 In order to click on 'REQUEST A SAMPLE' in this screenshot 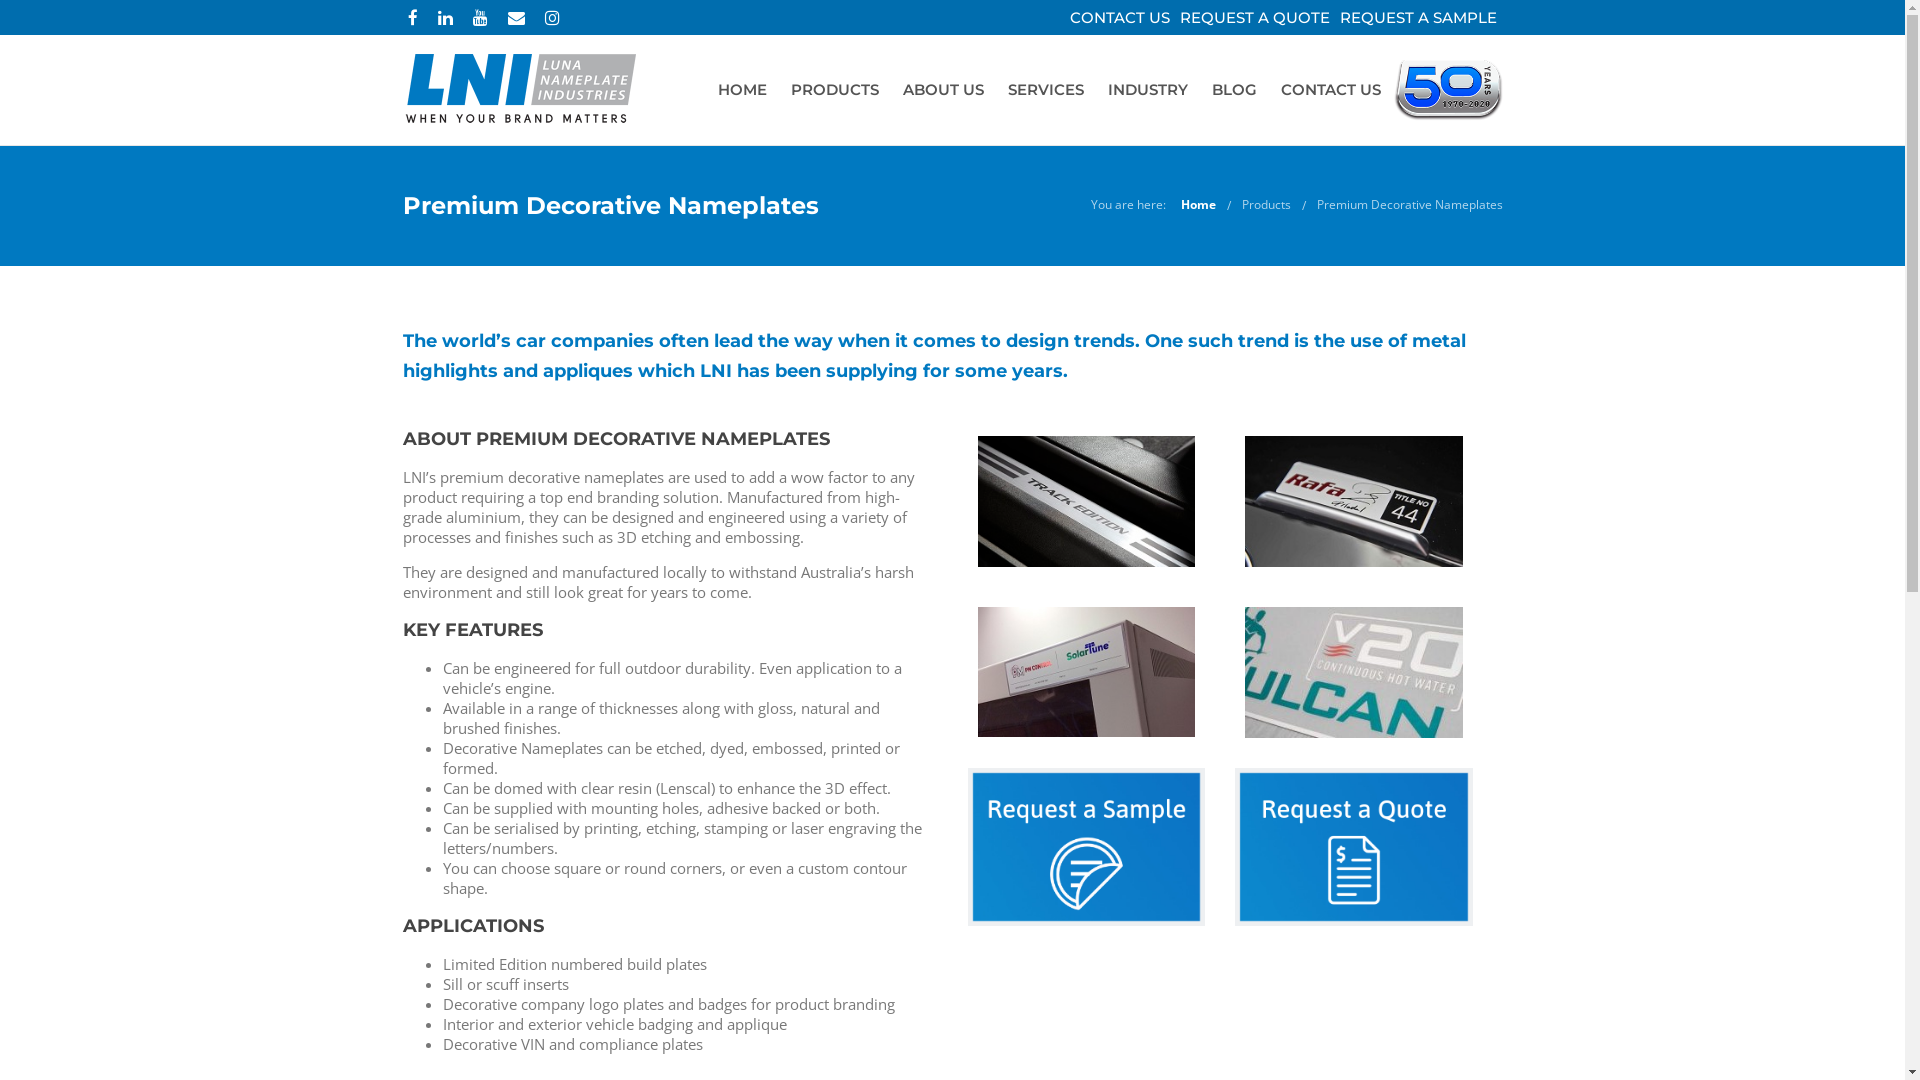, I will do `click(1417, 17)`.